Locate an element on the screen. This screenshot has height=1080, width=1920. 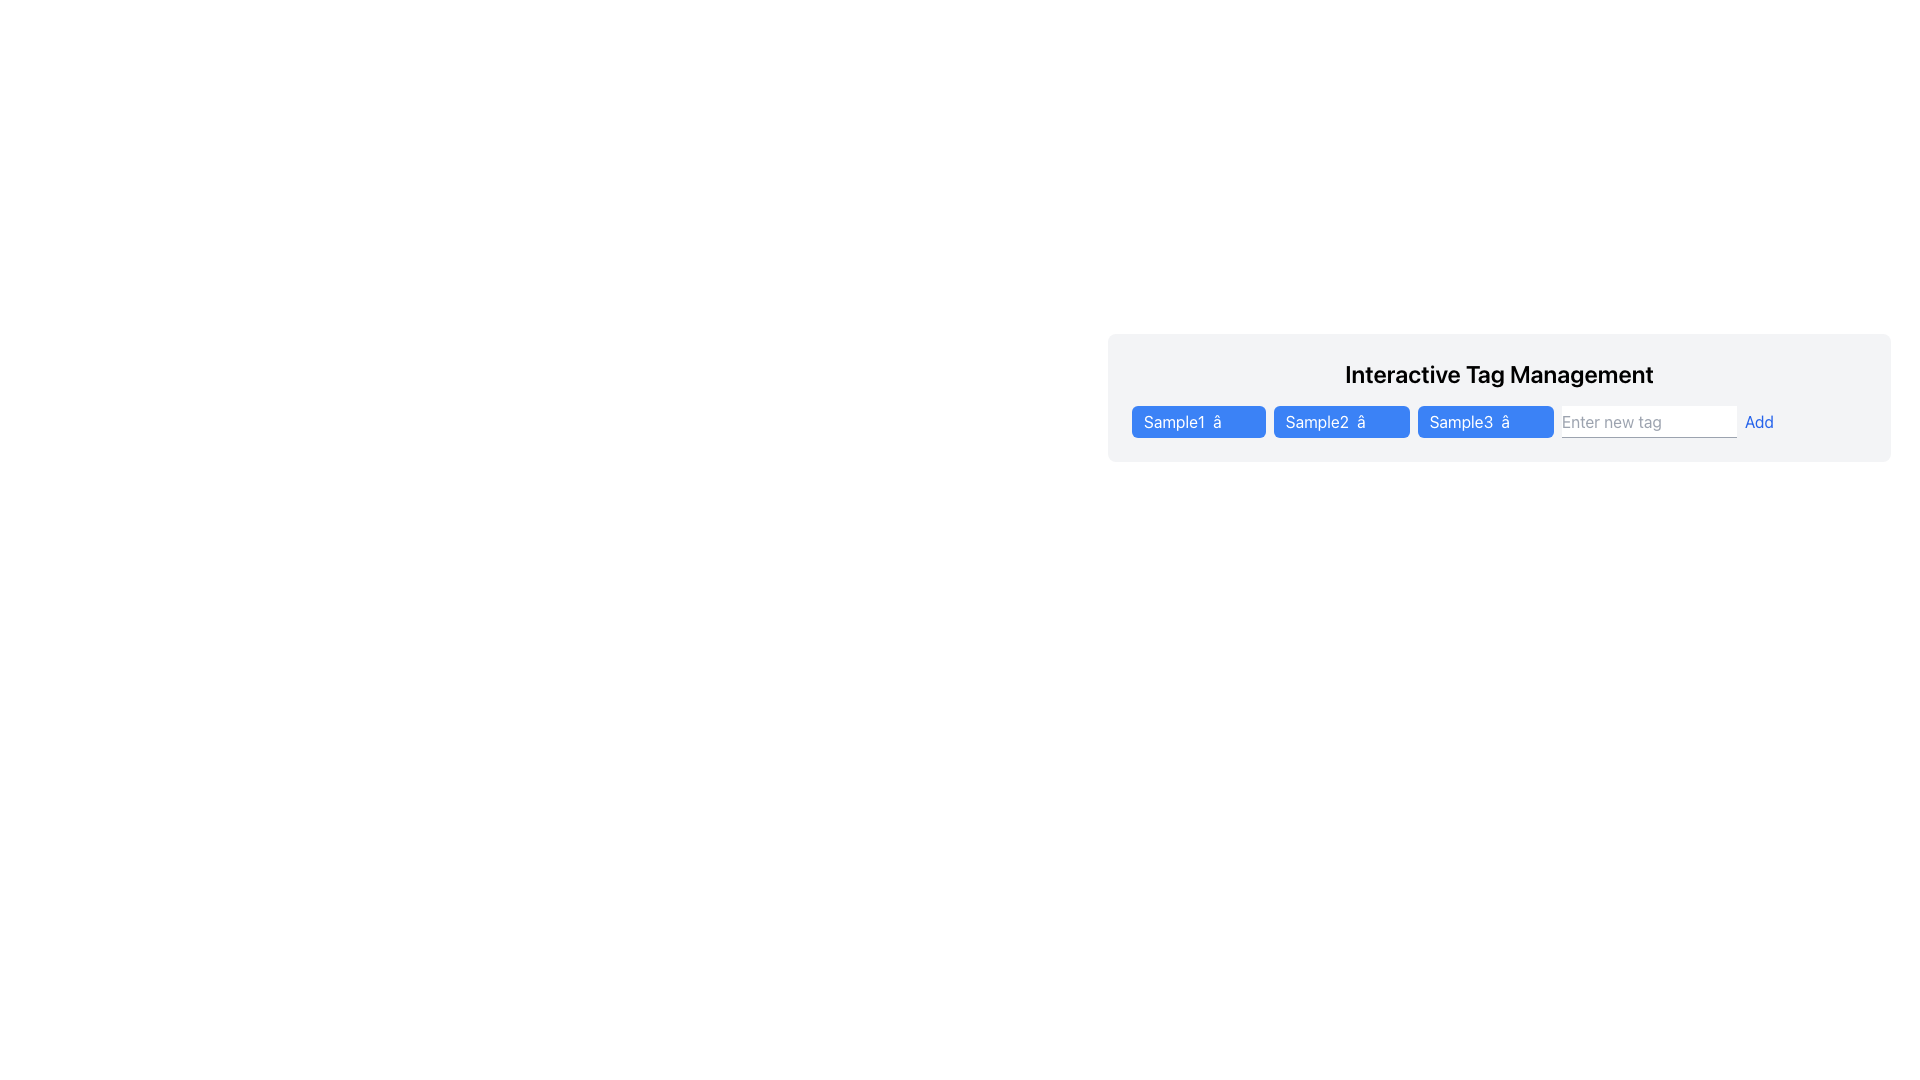
the 'Sample3' button label is located at coordinates (1461, 420).